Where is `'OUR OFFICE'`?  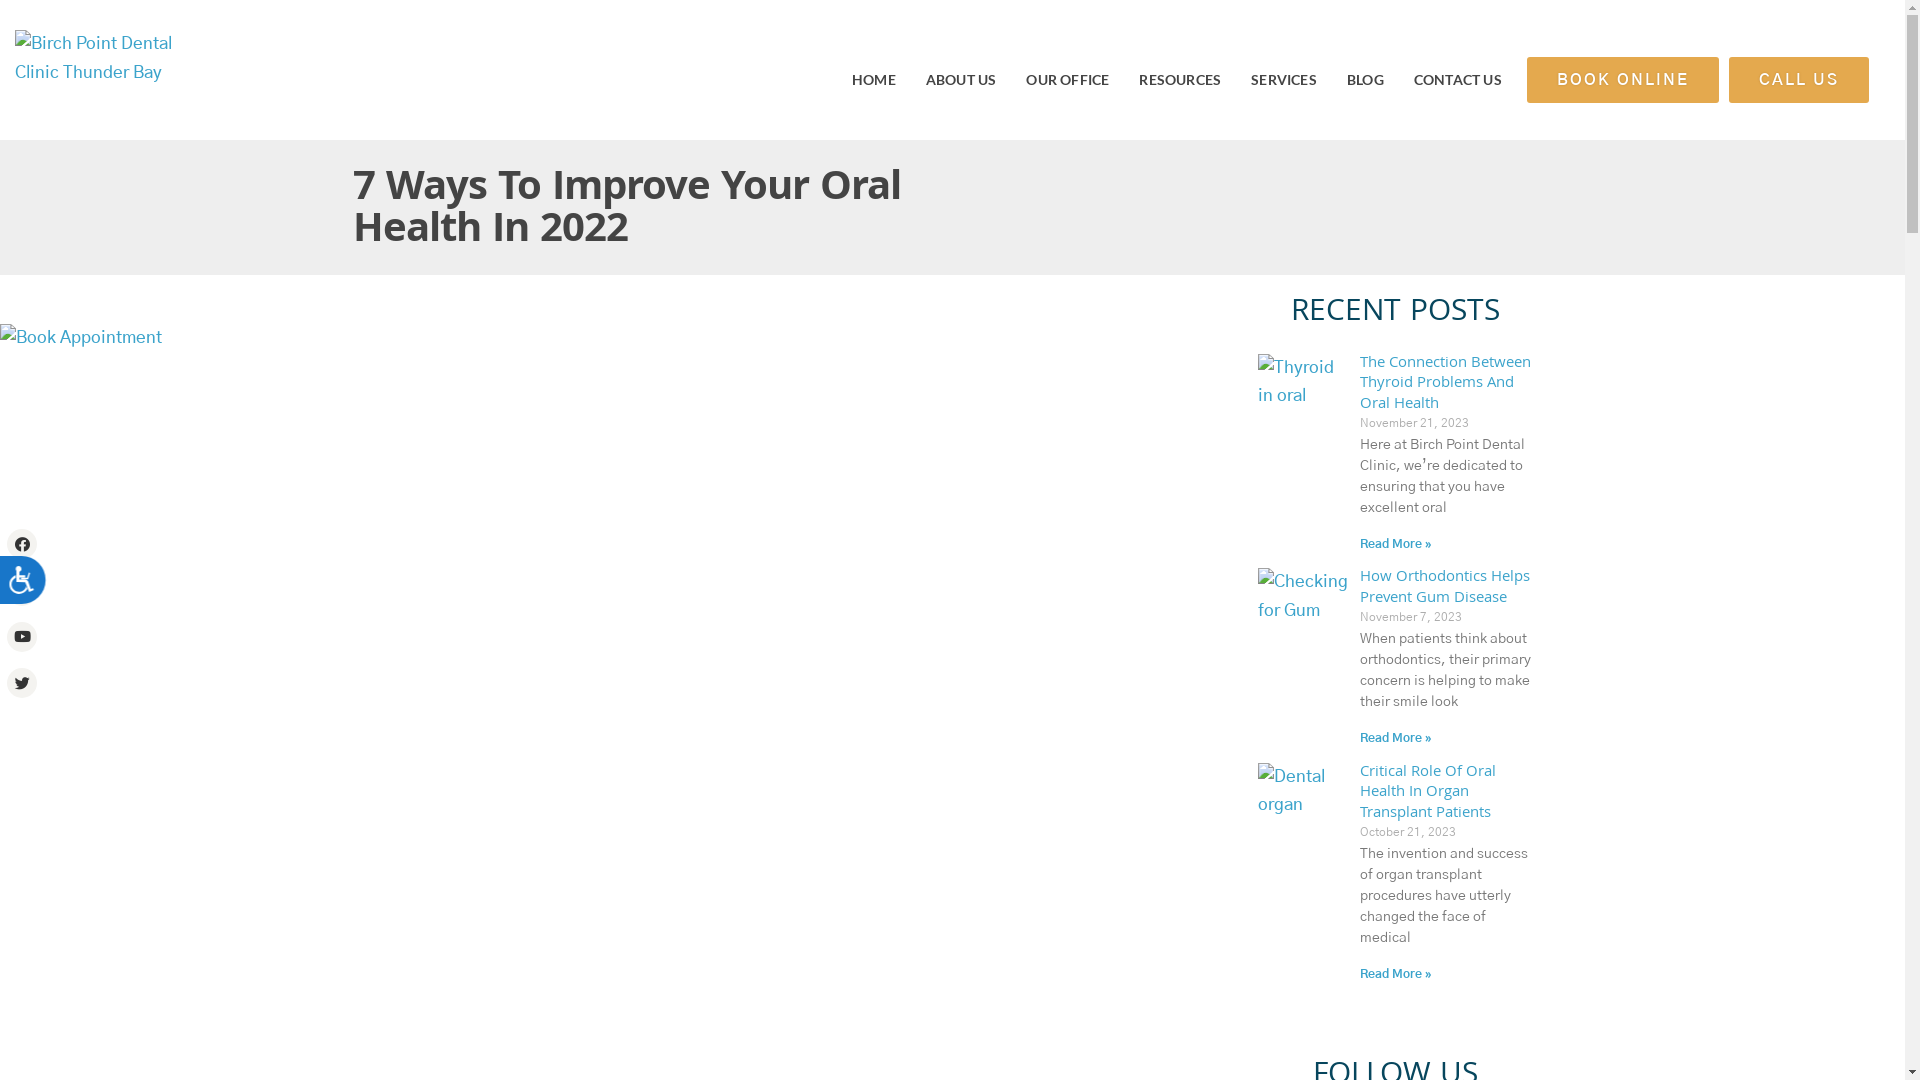 'OUR OFFICE' is located at coordinates (1066, 78).